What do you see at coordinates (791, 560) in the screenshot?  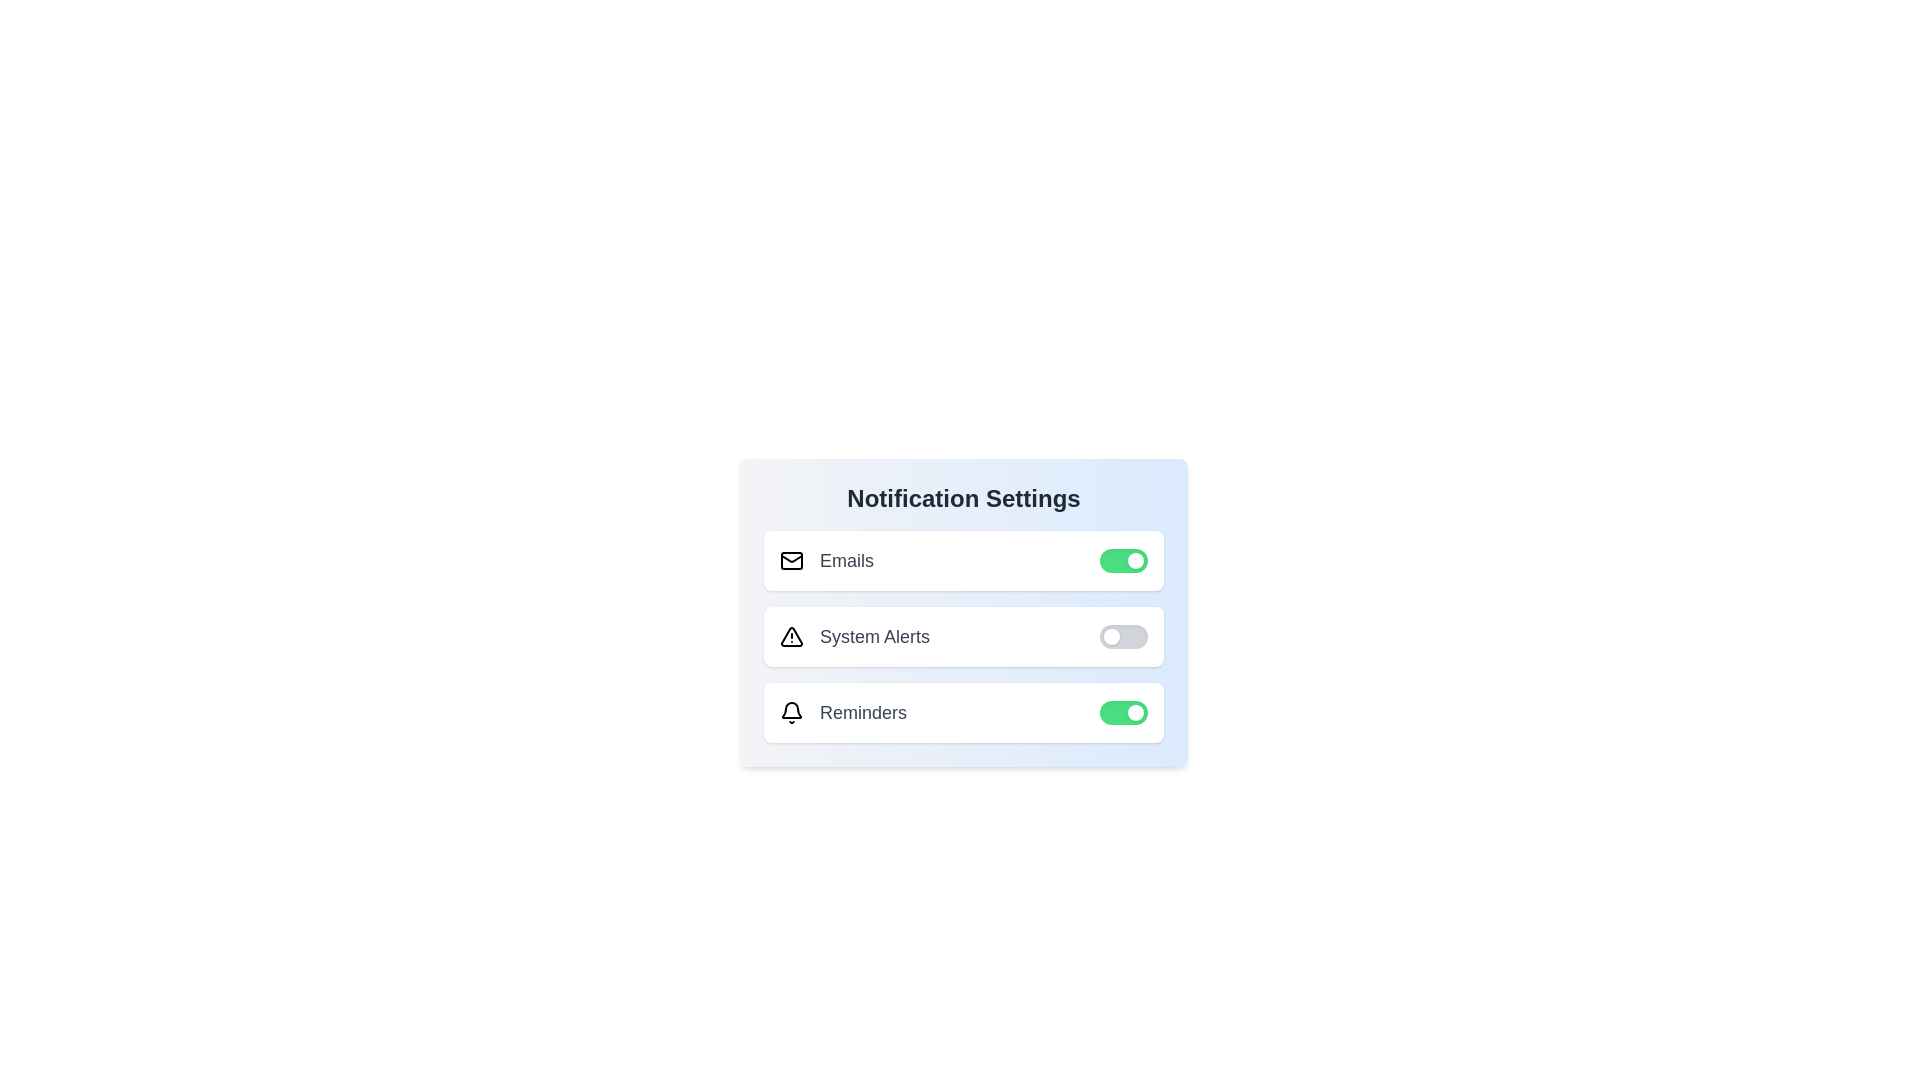 I see `the notification icon for Emails` at bounding box center [791, 560].